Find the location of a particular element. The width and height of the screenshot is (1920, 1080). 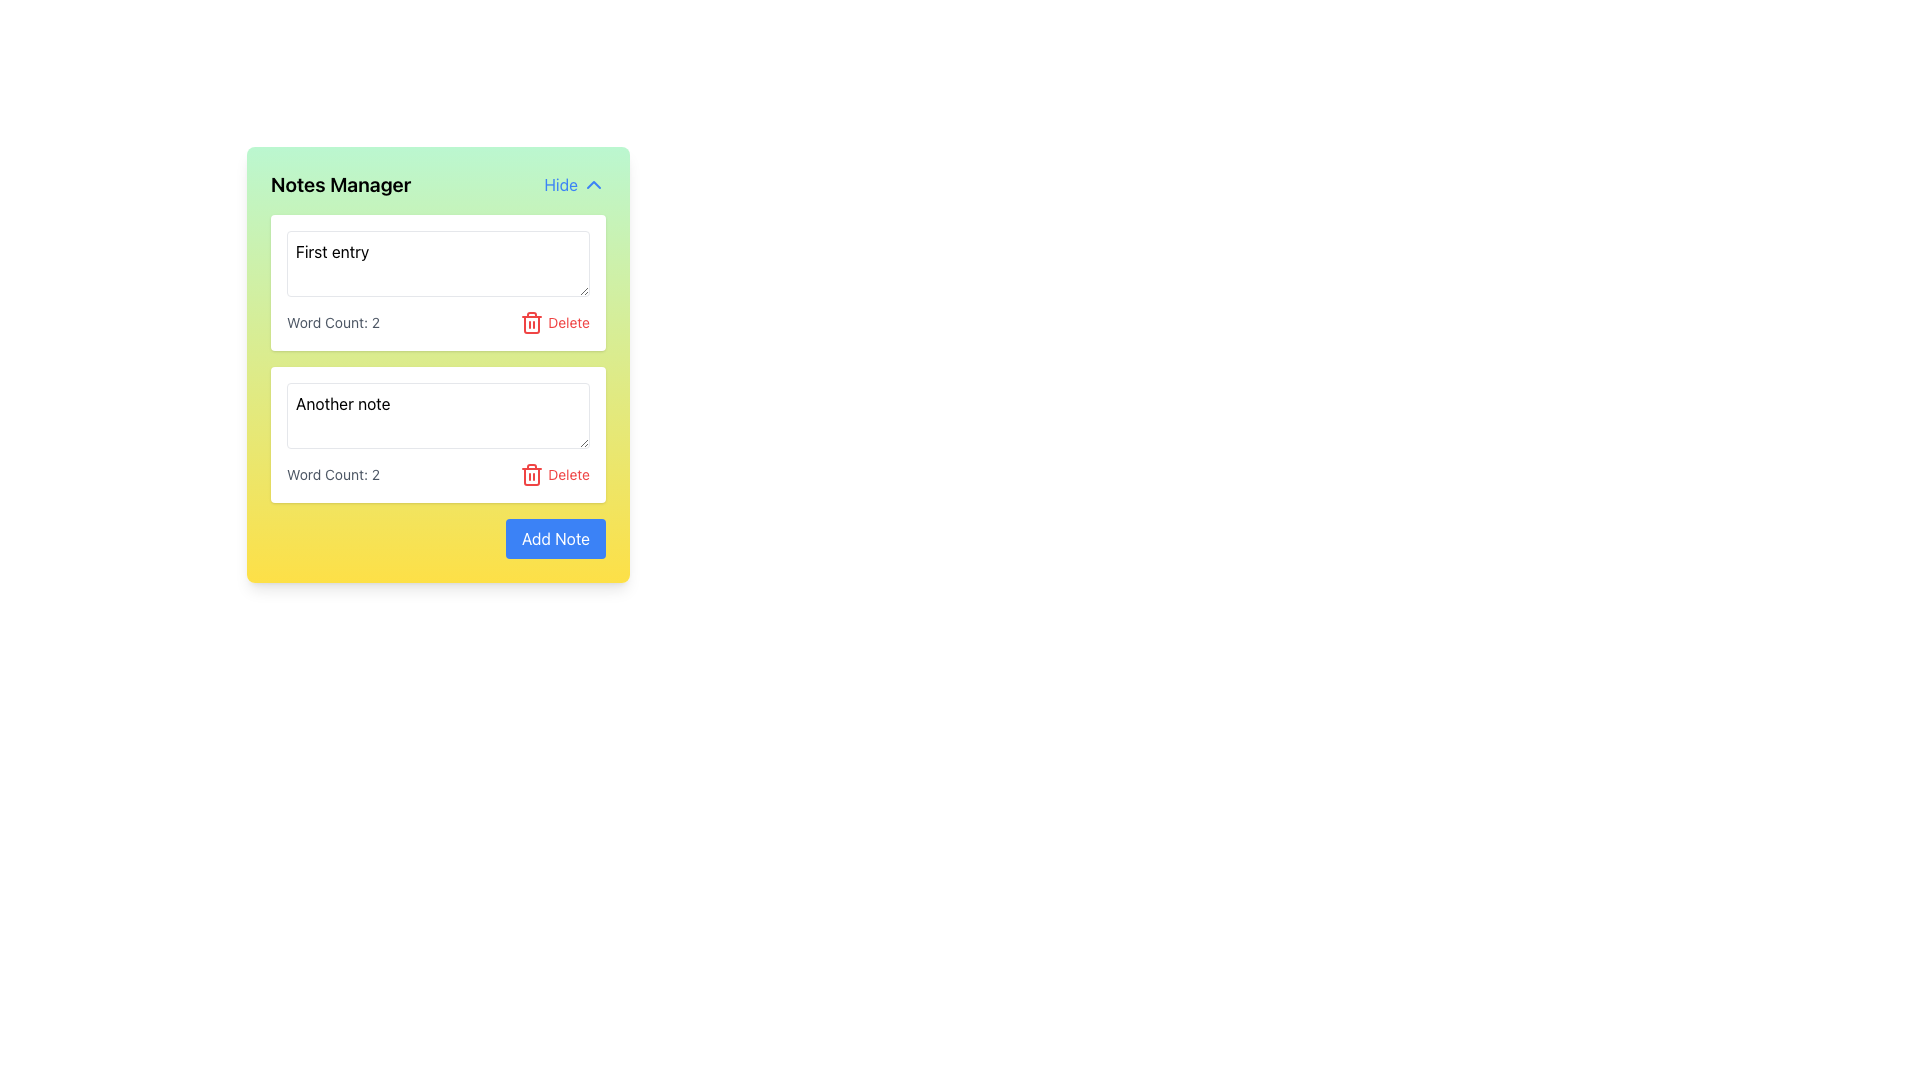

the red trash bin icon, which symbolizes deletions, located near the 'Delete' text is located at coordinates (532, 474).